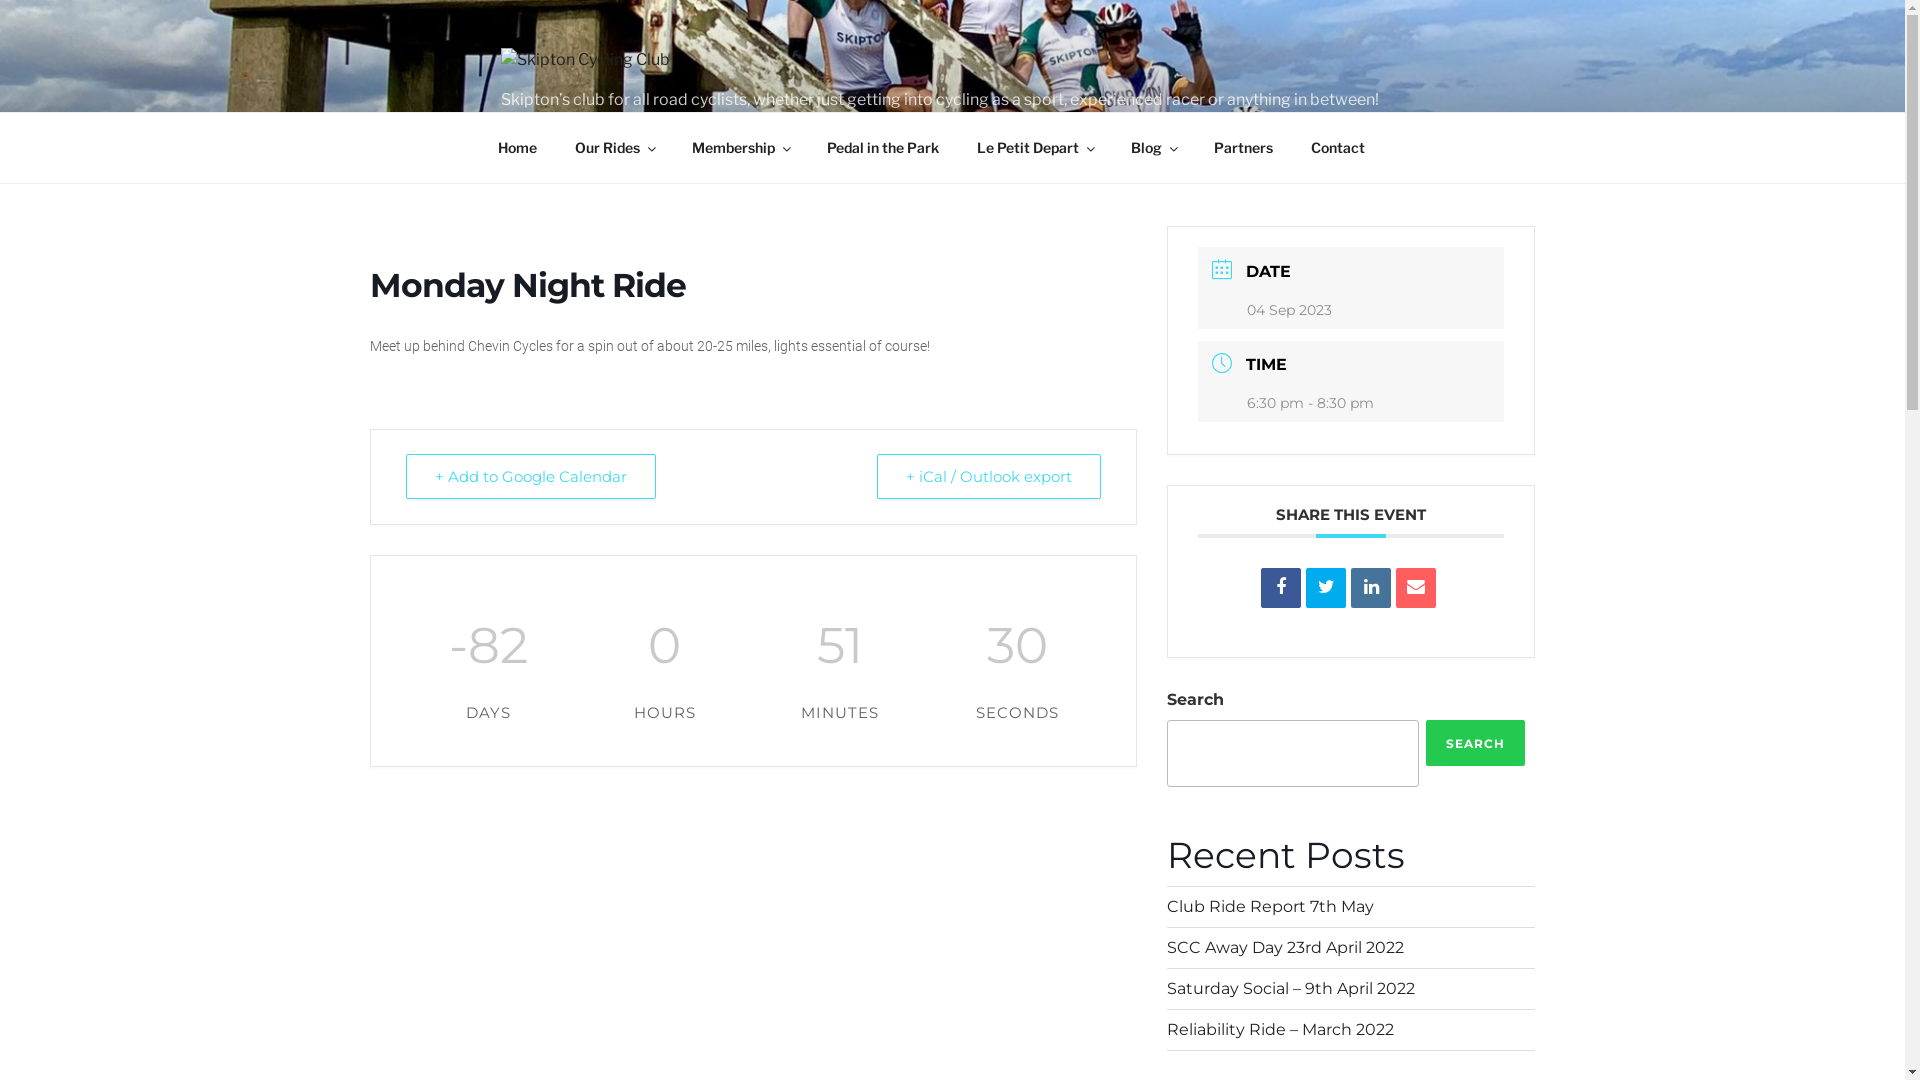  I want to click on 'Home', so click(517, 146).